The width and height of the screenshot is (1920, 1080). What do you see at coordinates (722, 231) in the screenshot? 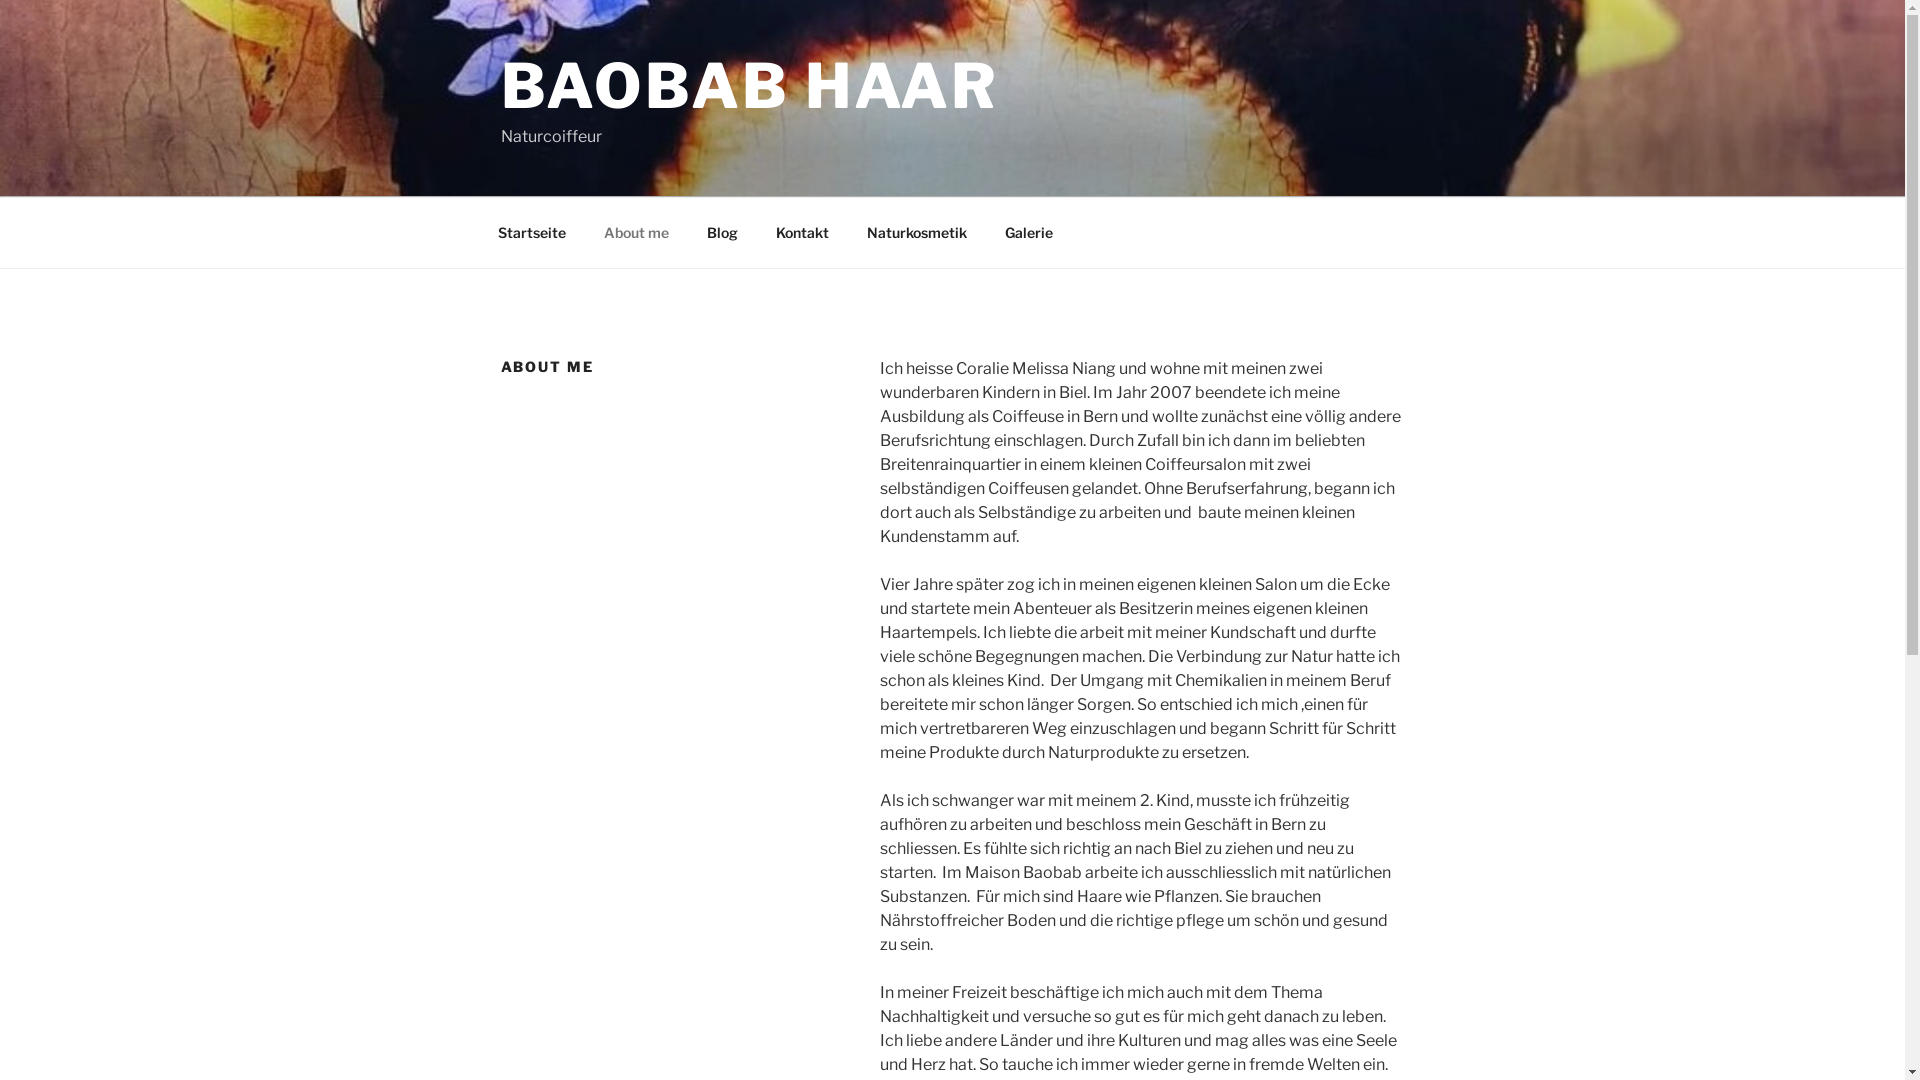
I see `'Blog'` at bounding box center [722, 231].